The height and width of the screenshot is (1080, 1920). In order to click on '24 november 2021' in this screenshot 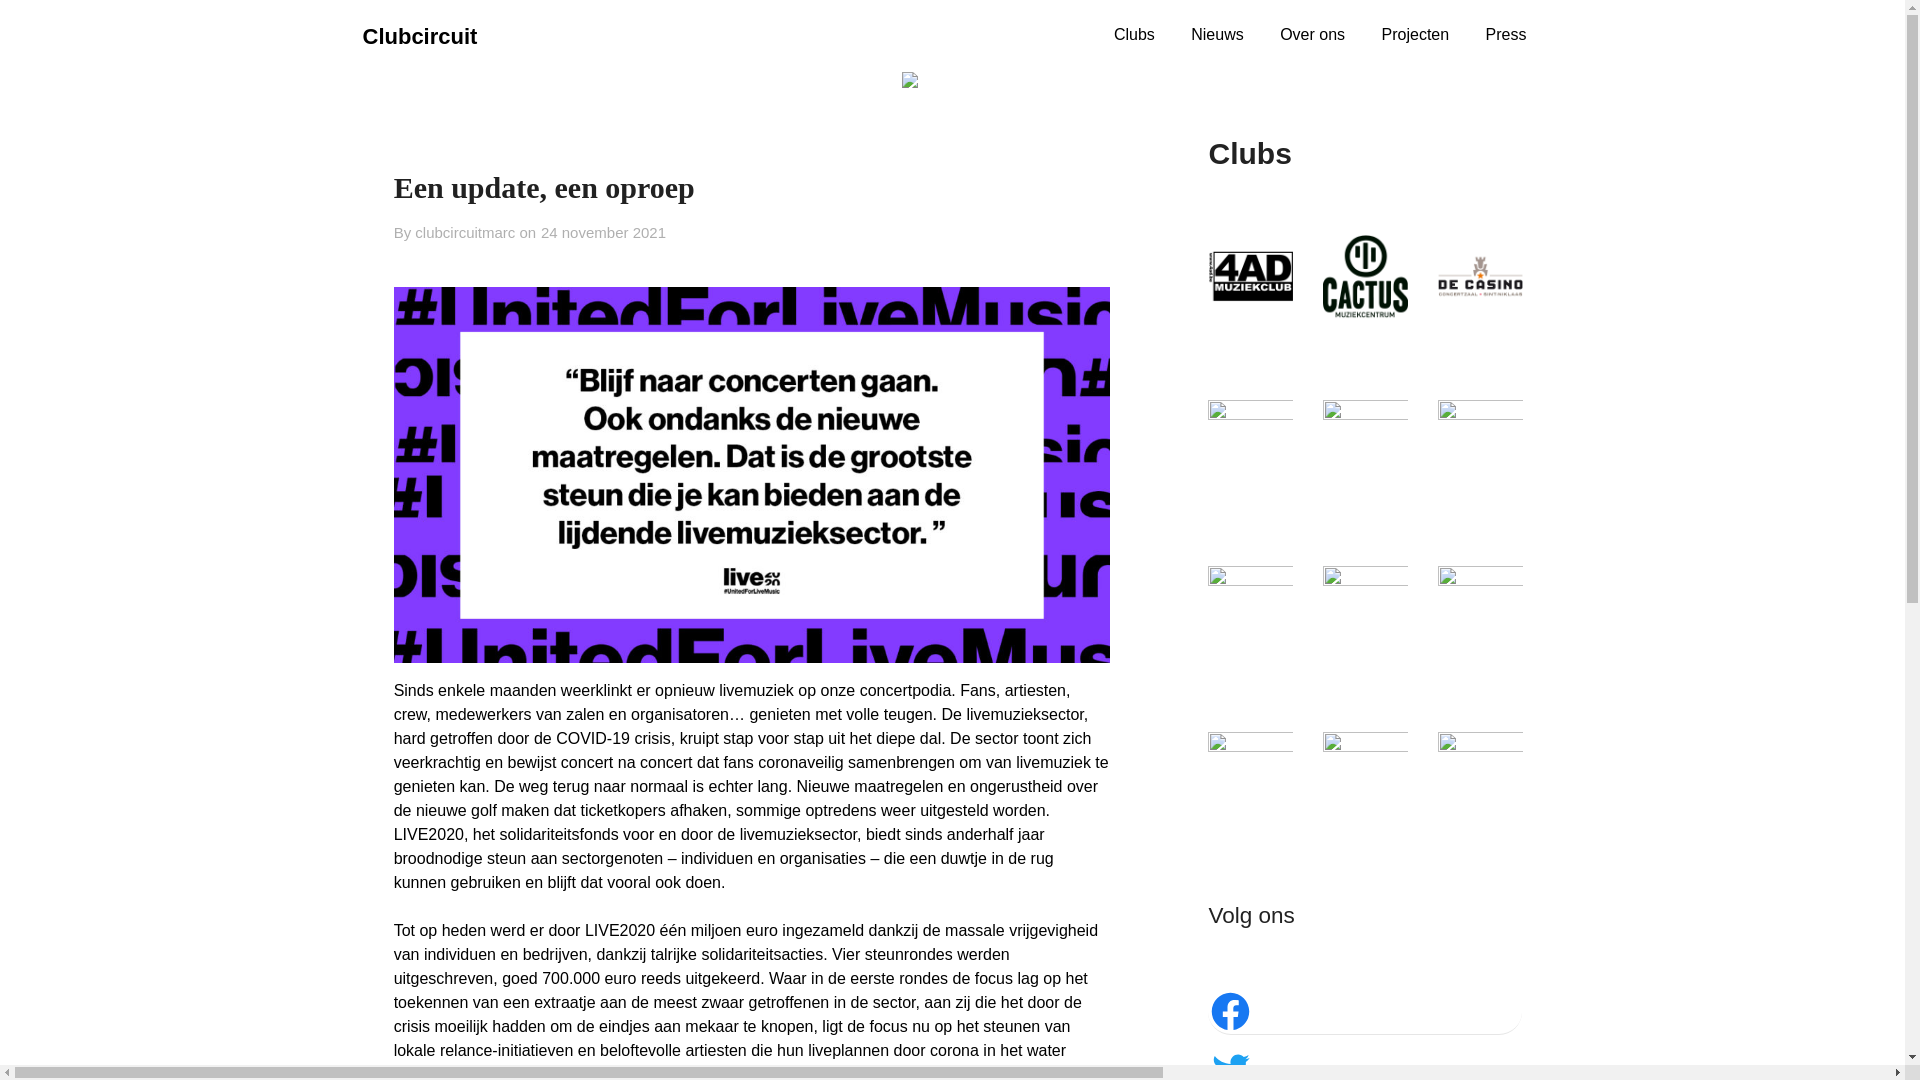, I will do `click(541, 231)`.